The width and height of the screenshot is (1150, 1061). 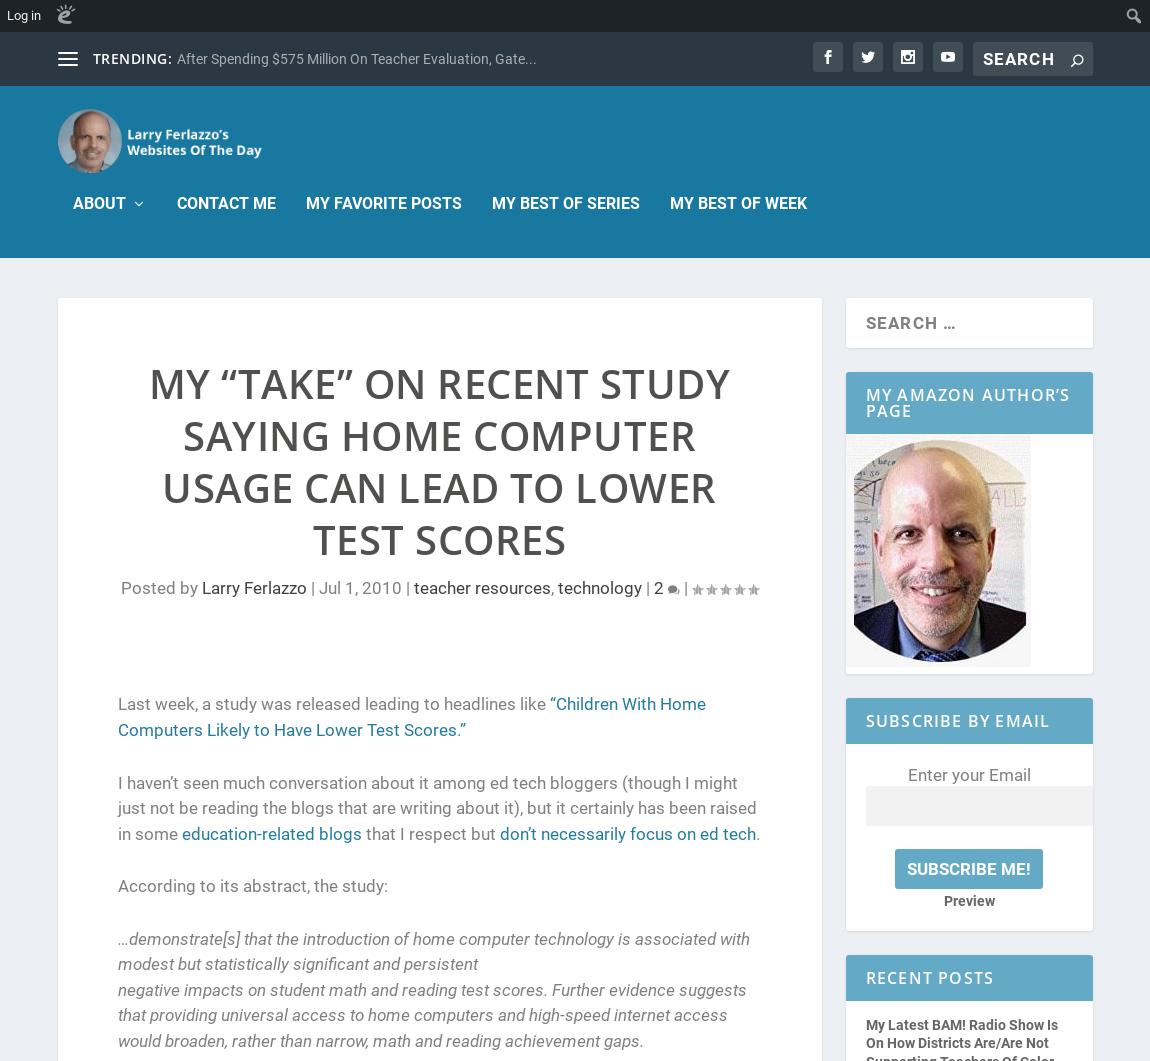 What do you see at coordinates (97, 200) in the screenshot?
I see `'About'` at bounding box center [97, 200].